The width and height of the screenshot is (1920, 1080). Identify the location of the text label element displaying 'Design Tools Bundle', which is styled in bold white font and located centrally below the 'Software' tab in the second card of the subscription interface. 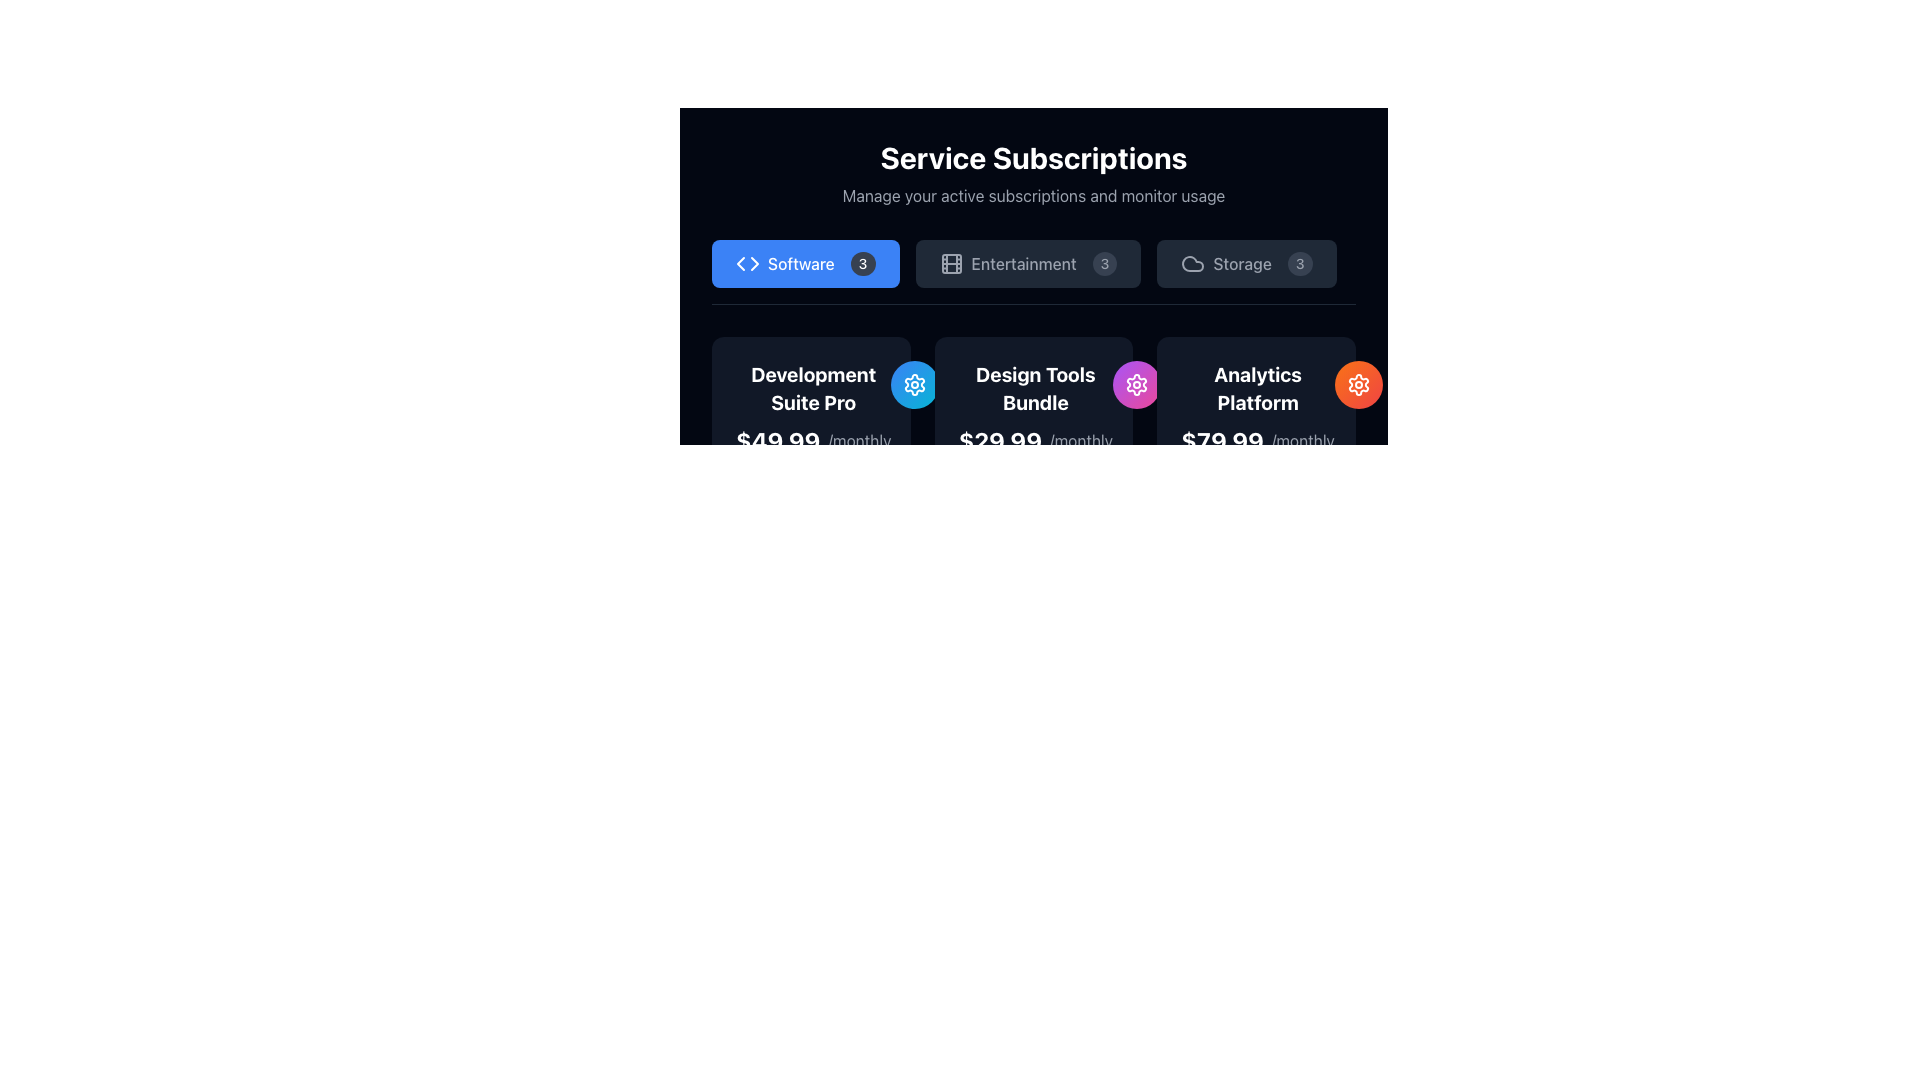
(1035, 389).